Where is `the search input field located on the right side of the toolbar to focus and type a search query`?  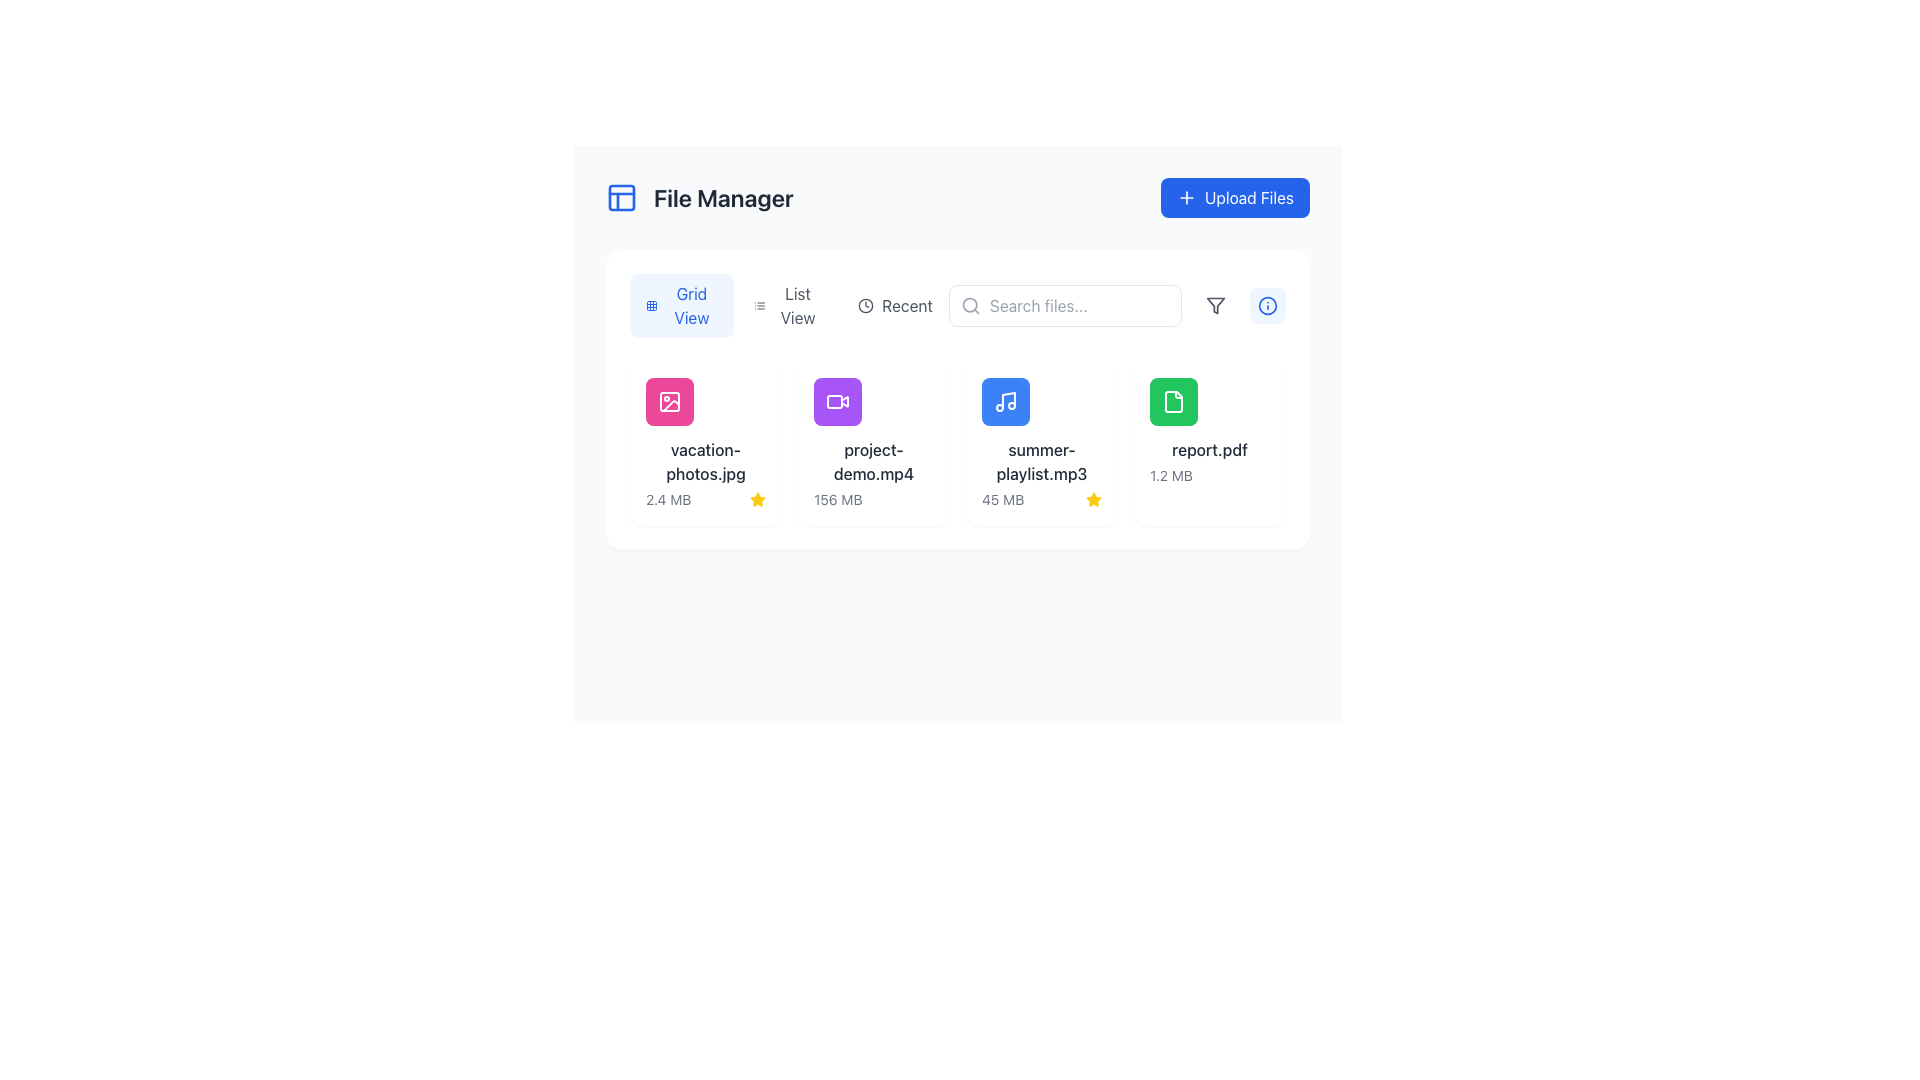
the search input field located on the right side of the toolbar to focus and type a search query is located at coordinates (1064, 305).